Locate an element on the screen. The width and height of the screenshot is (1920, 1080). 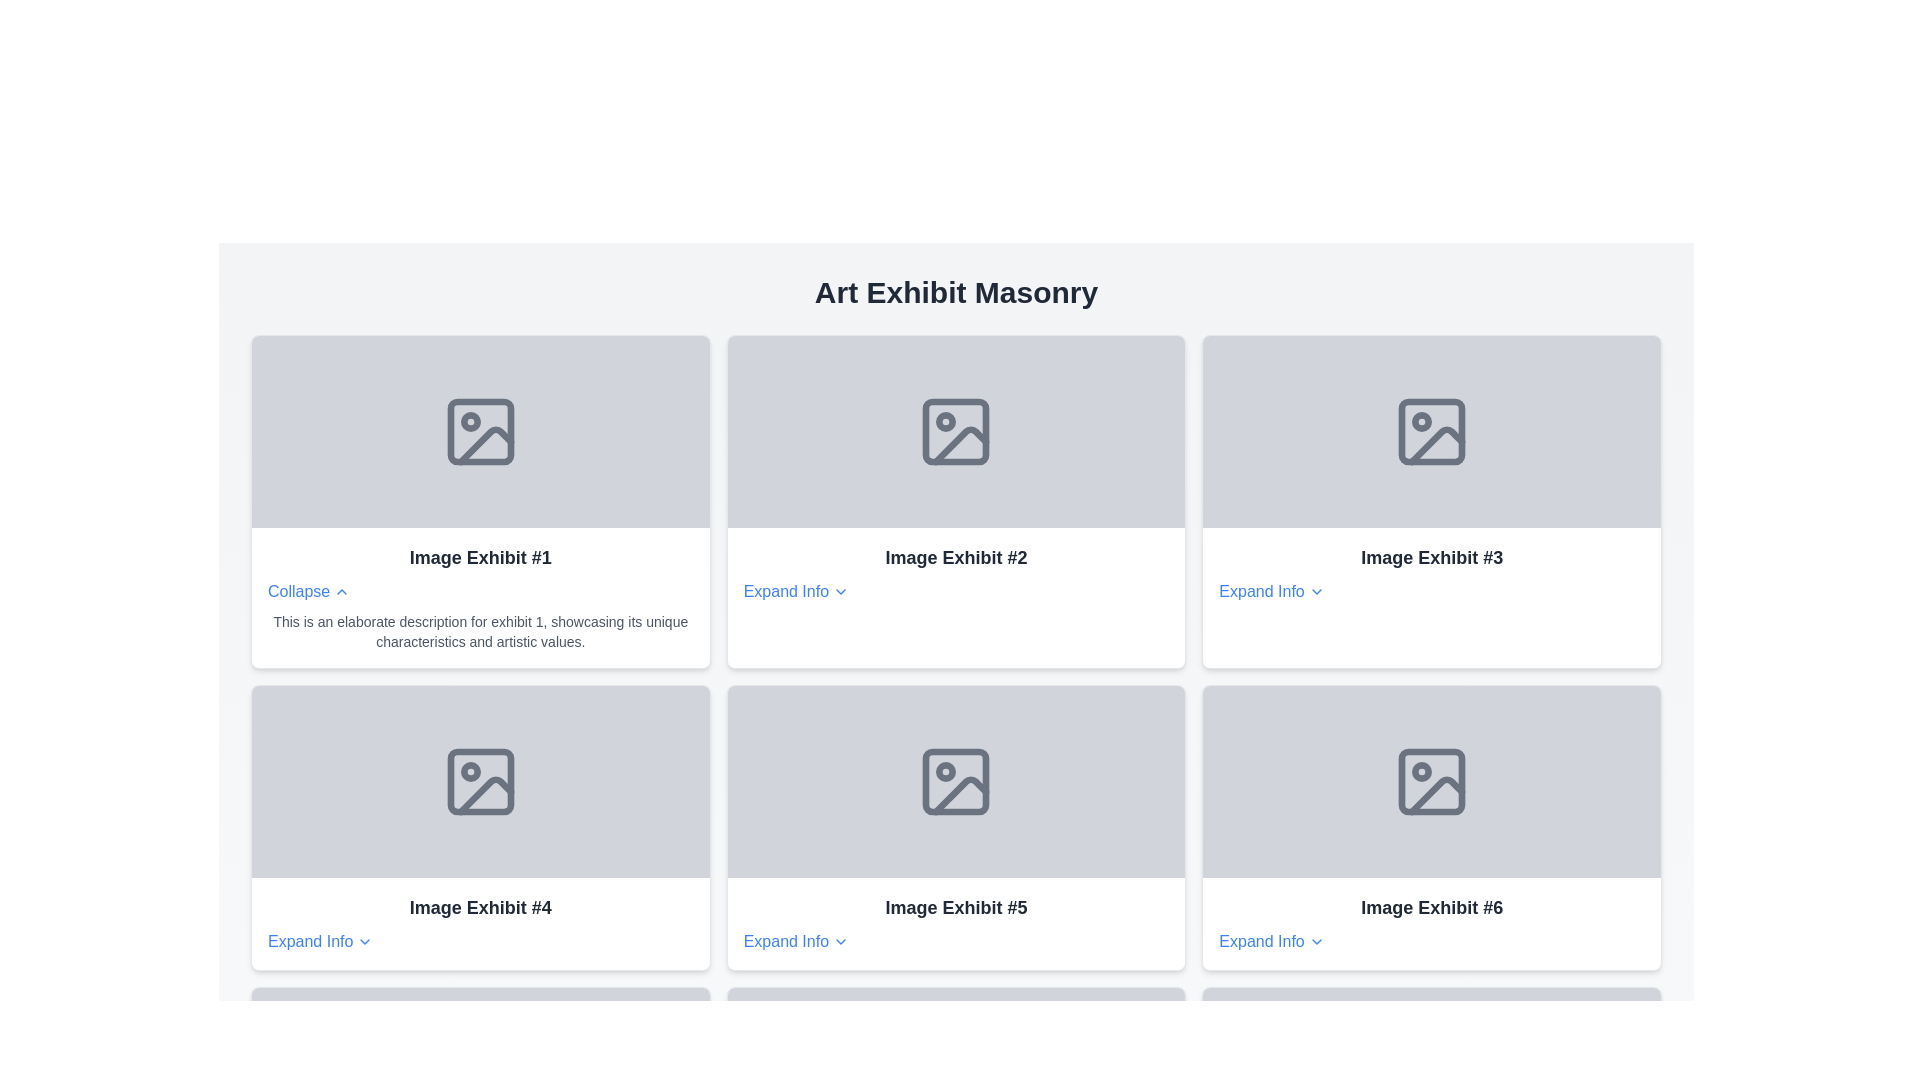
the icon or graphical placeholder located in the sixth card labeled 'Image Exhibit #6' in the grid layout is located at coordinates (1431, 781).